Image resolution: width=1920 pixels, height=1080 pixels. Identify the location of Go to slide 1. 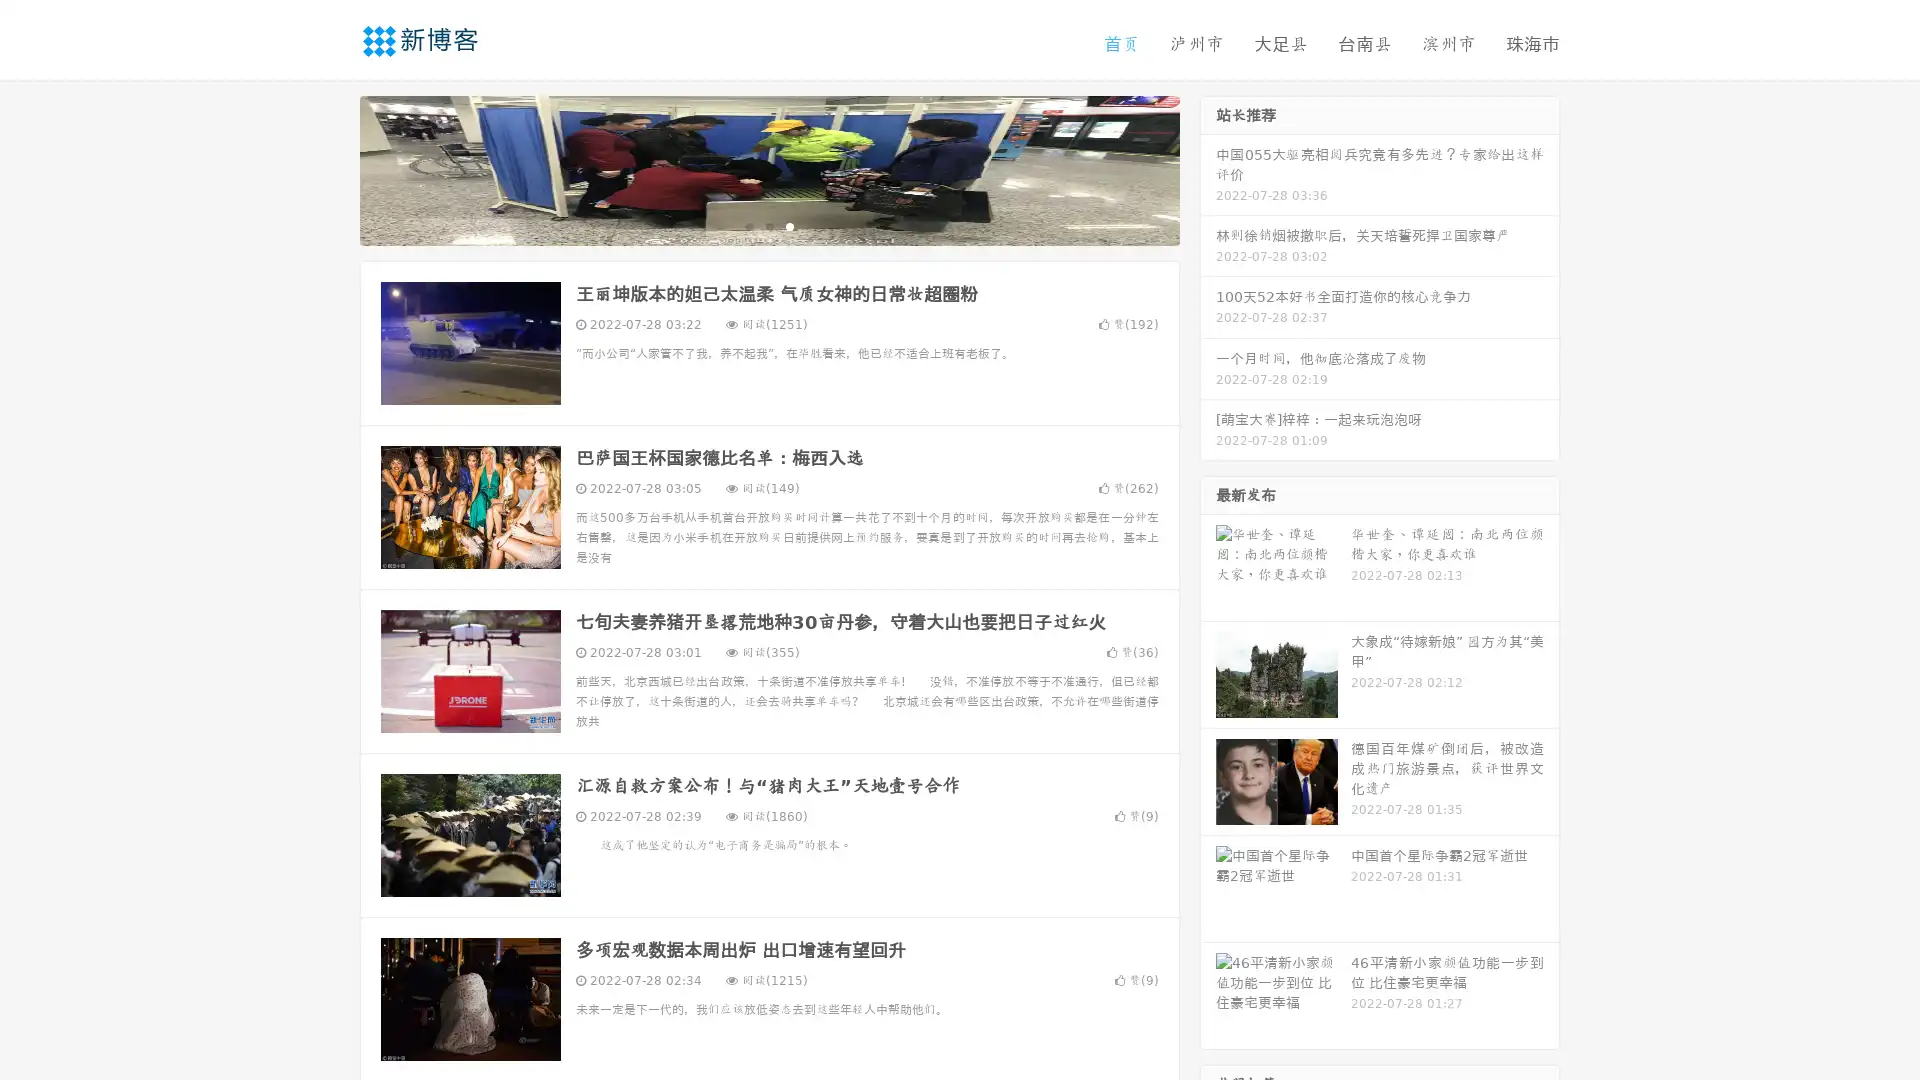
(748, 225).